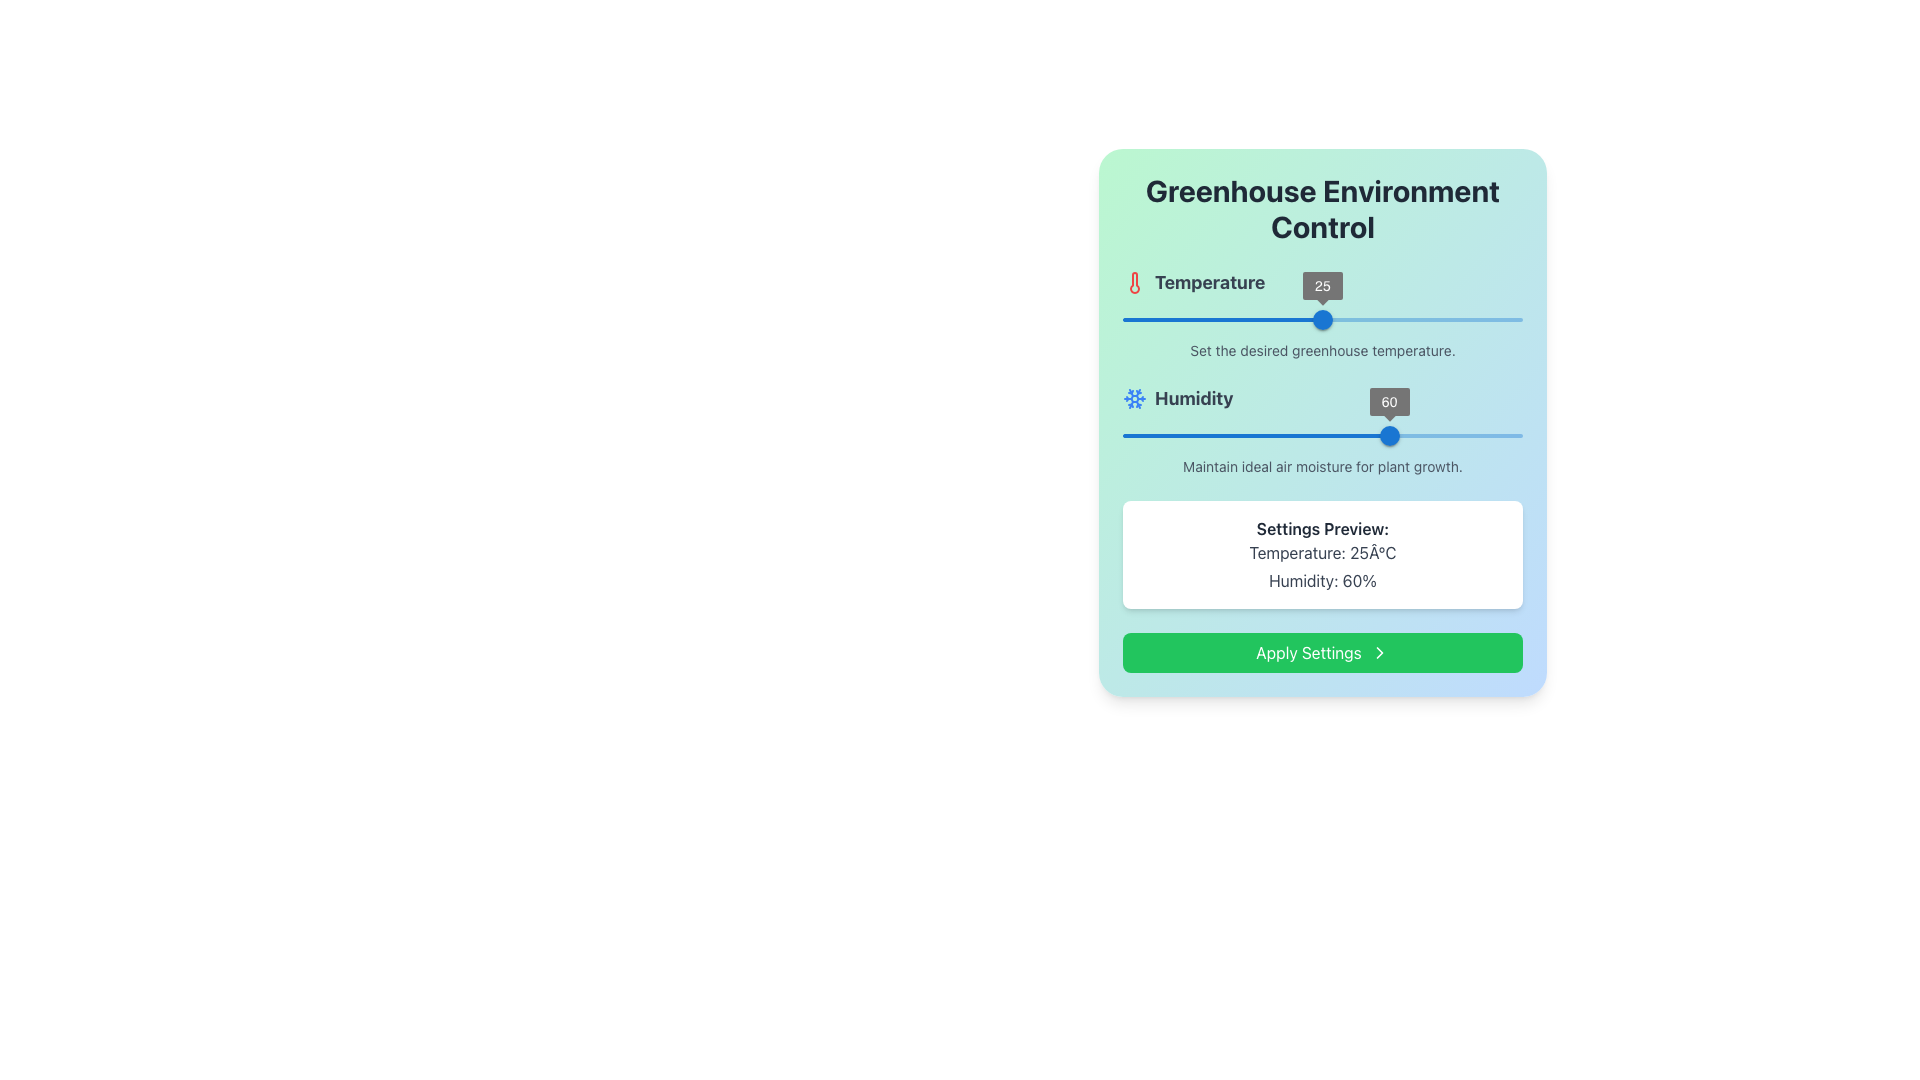  I want to click on the static text label displaying the current humidity setting of 60%, located in the 'Settings Preview' section of the application, so click(1323, 581).